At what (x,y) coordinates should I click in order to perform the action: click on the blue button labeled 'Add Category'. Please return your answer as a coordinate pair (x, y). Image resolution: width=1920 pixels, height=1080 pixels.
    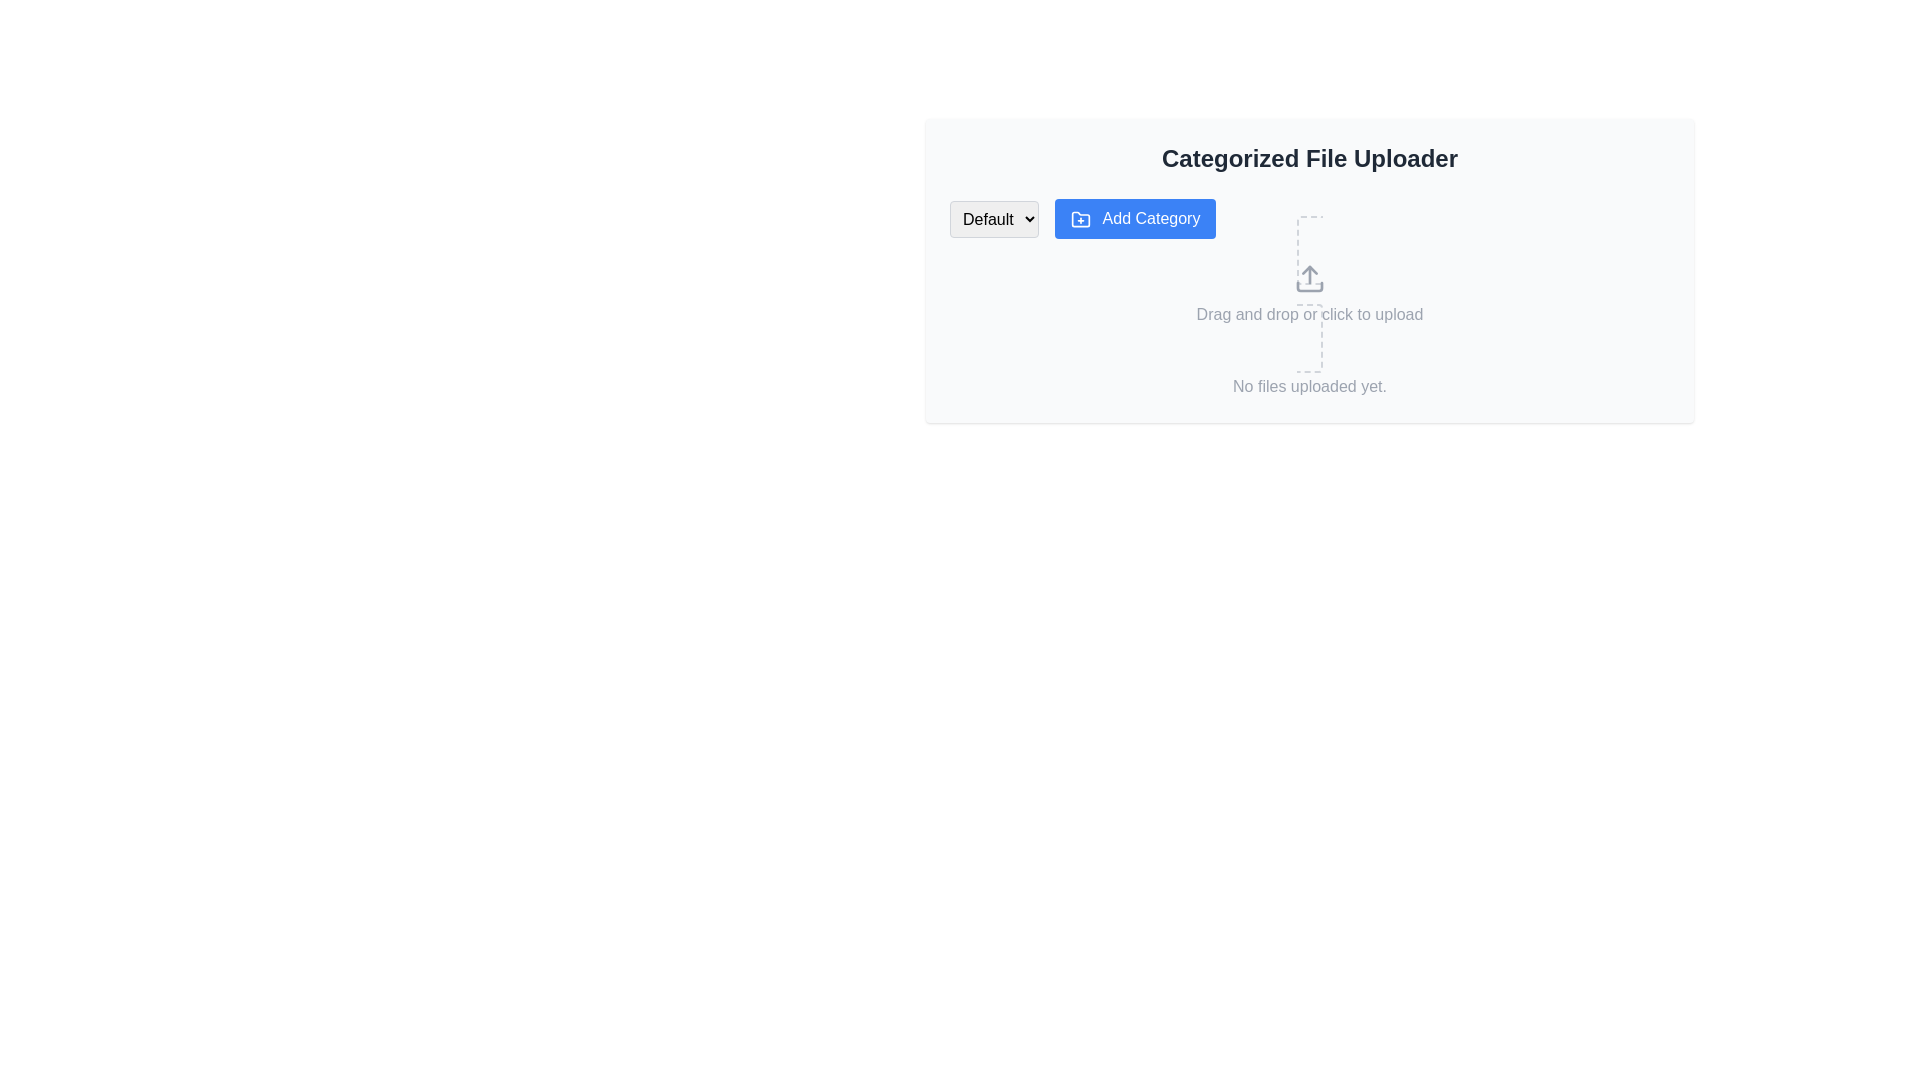
    Looking at the image, I should click on (1135, 219).